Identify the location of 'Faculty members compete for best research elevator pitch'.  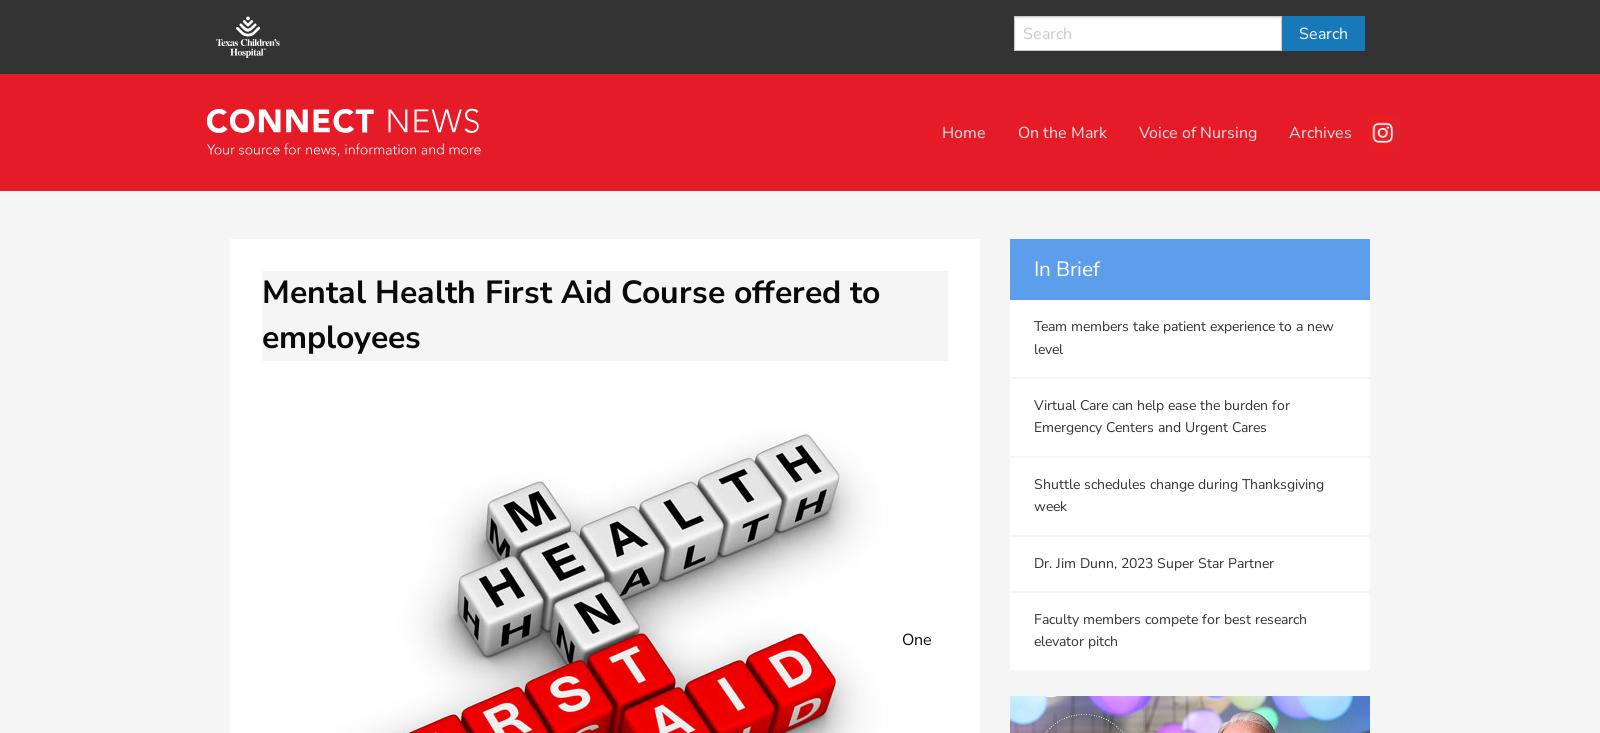
(1170, 629).